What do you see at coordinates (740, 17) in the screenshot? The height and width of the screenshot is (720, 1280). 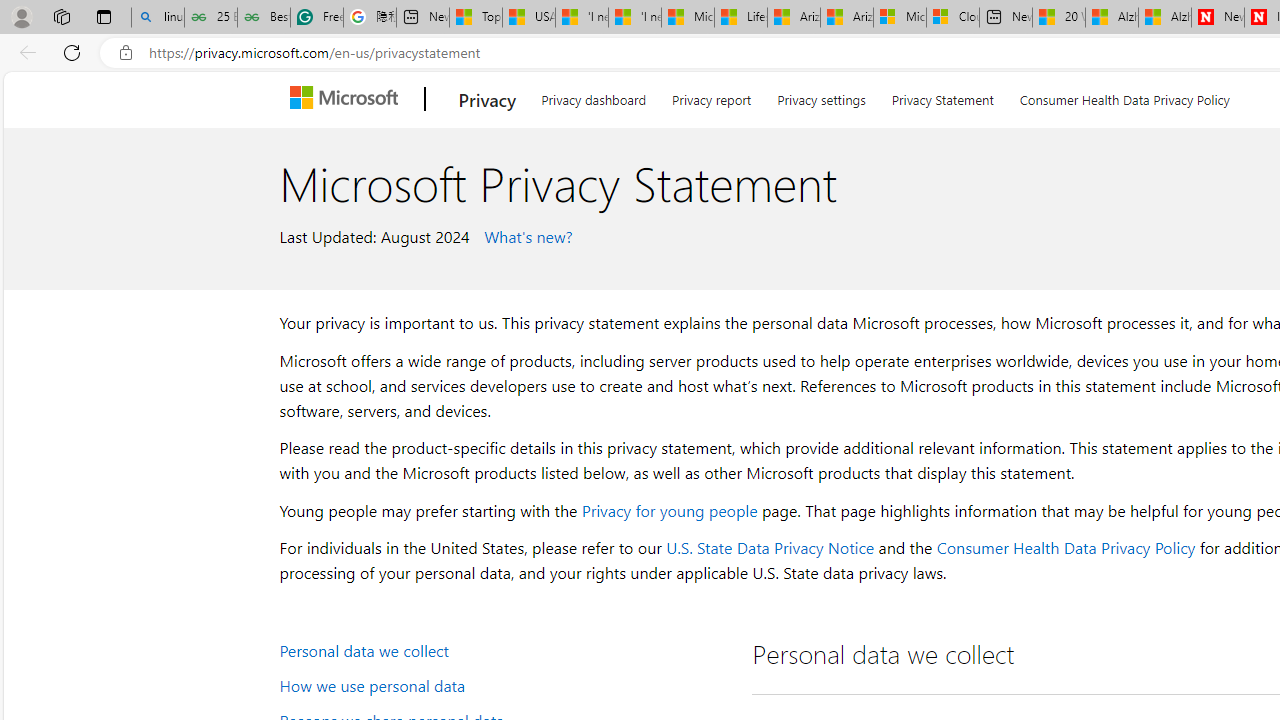 I see `'Lifestyle - MSN'` at bounding box center [740, 17].